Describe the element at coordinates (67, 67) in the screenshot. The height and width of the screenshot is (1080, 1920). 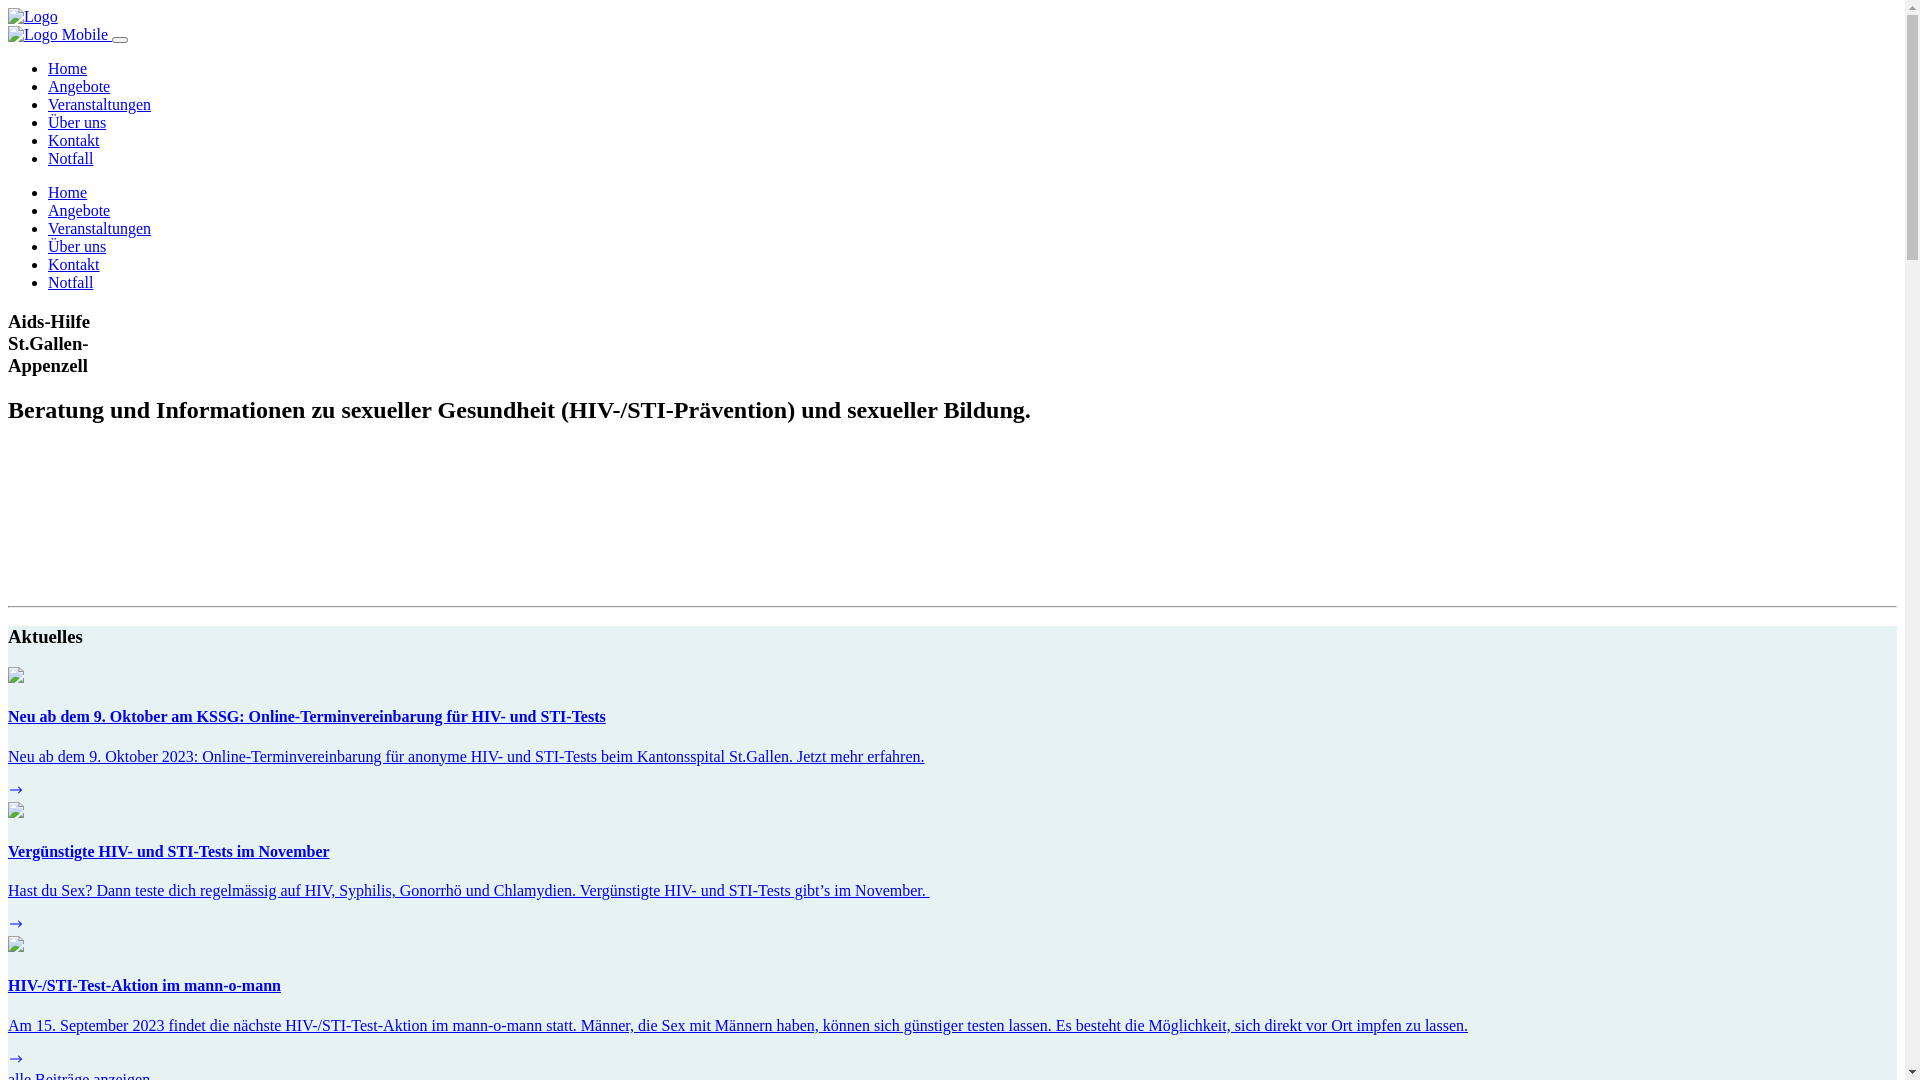
I see `'Home'` at that location.